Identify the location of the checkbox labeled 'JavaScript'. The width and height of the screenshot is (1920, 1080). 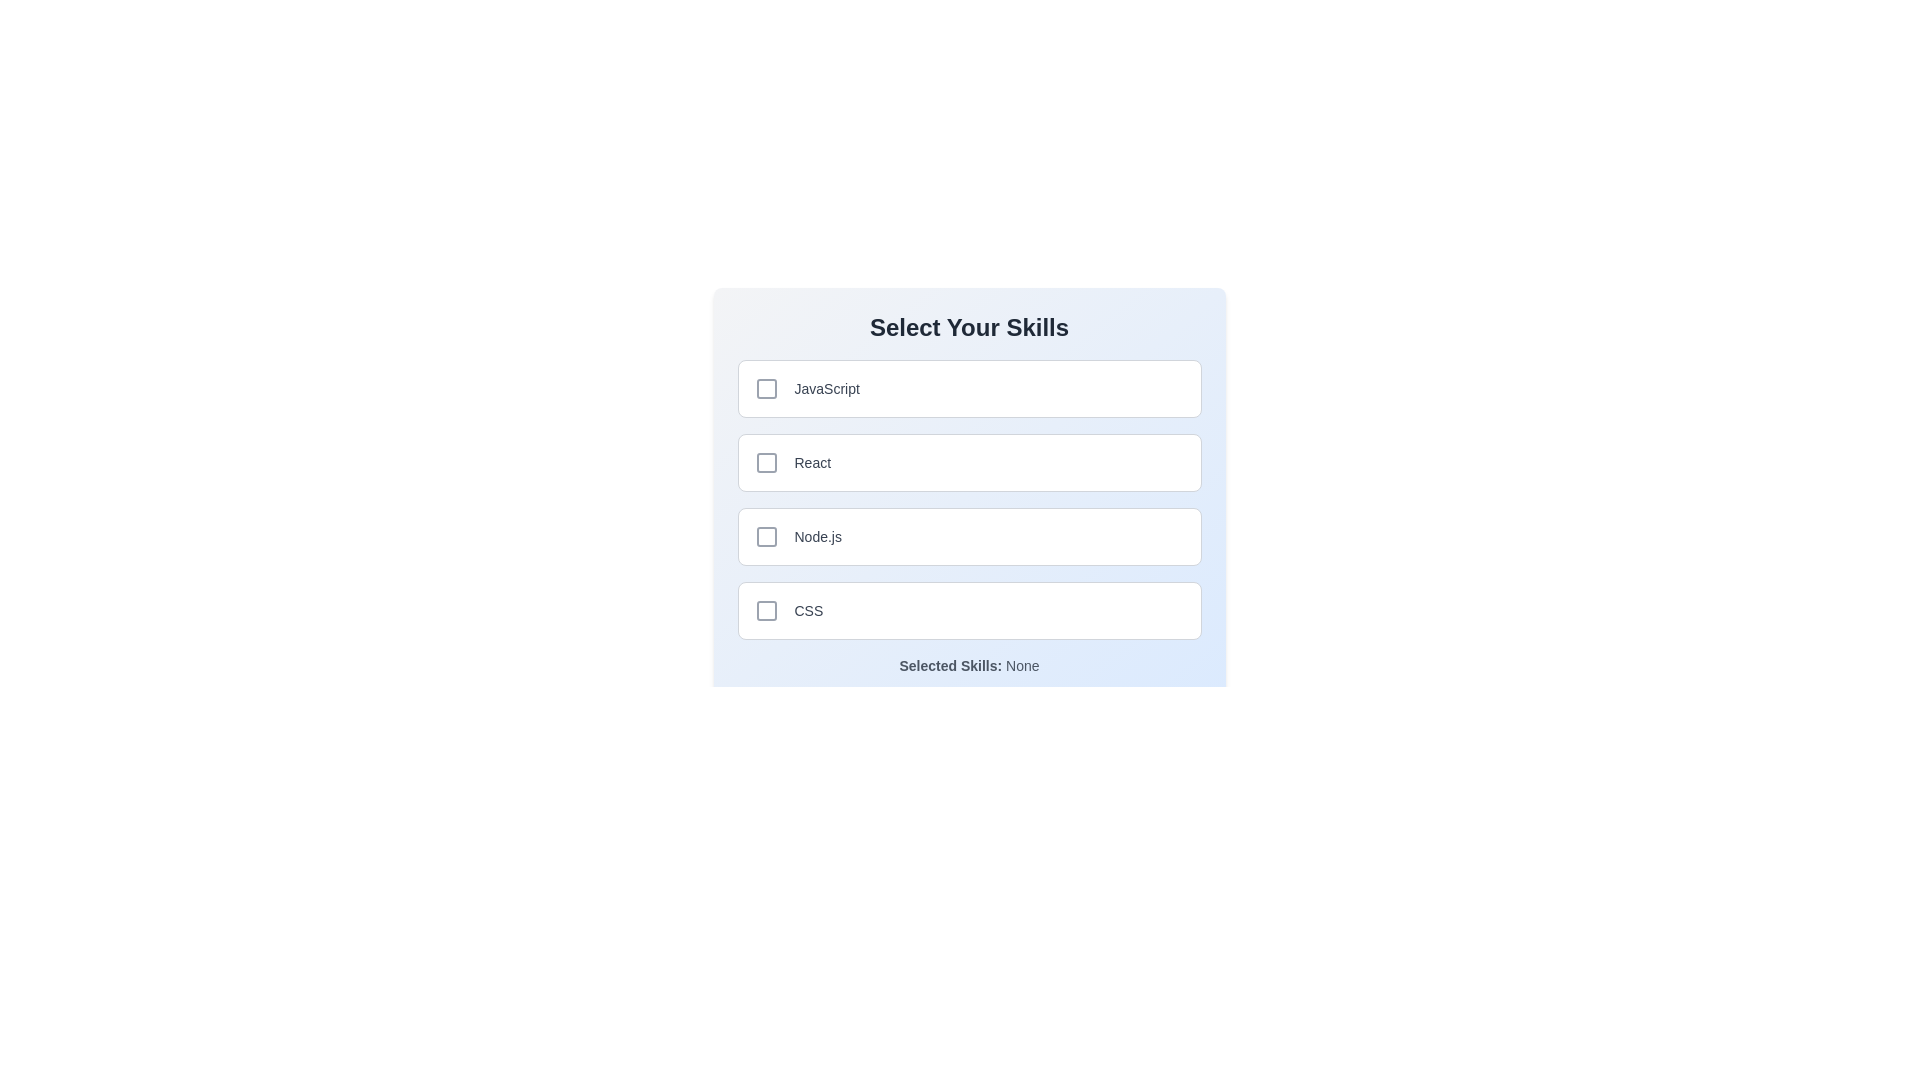
(969, 389).